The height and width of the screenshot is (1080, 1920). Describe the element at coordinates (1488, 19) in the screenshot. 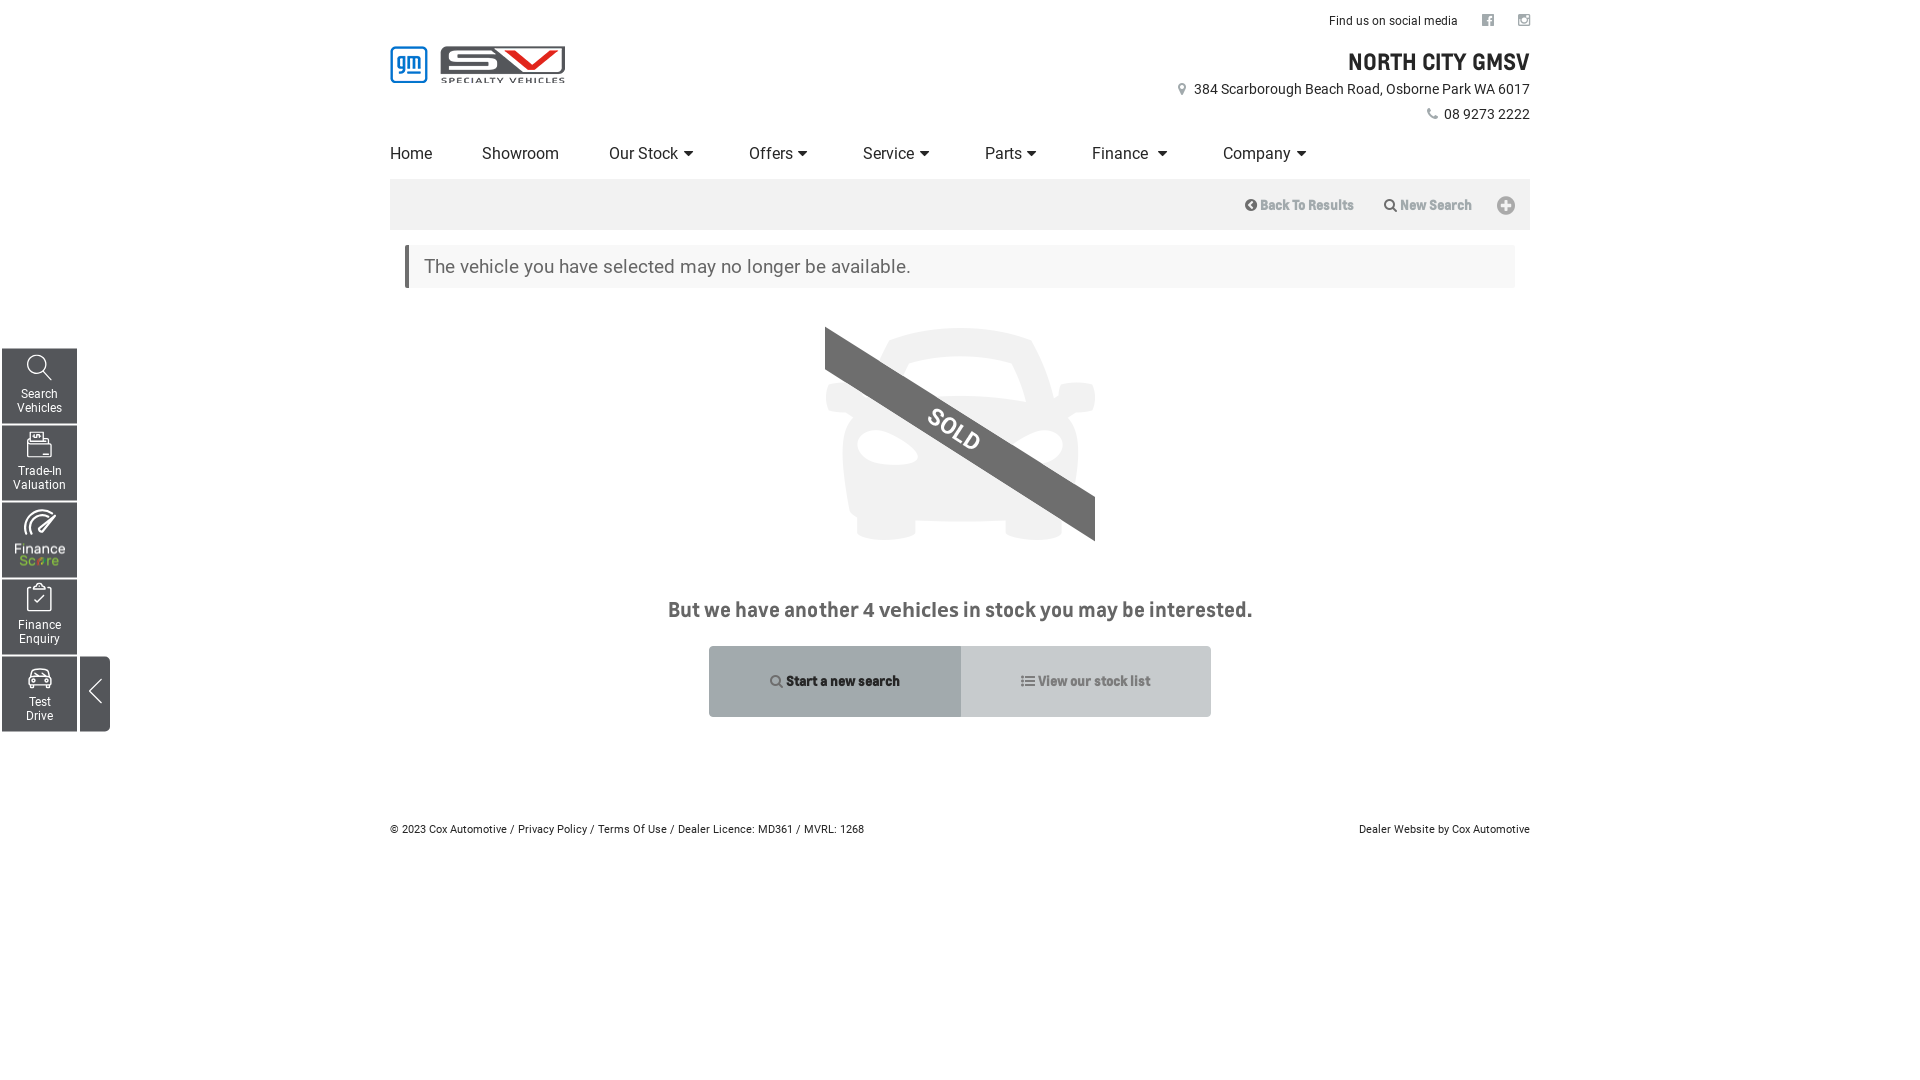

I see `'Facebook'` at that location.